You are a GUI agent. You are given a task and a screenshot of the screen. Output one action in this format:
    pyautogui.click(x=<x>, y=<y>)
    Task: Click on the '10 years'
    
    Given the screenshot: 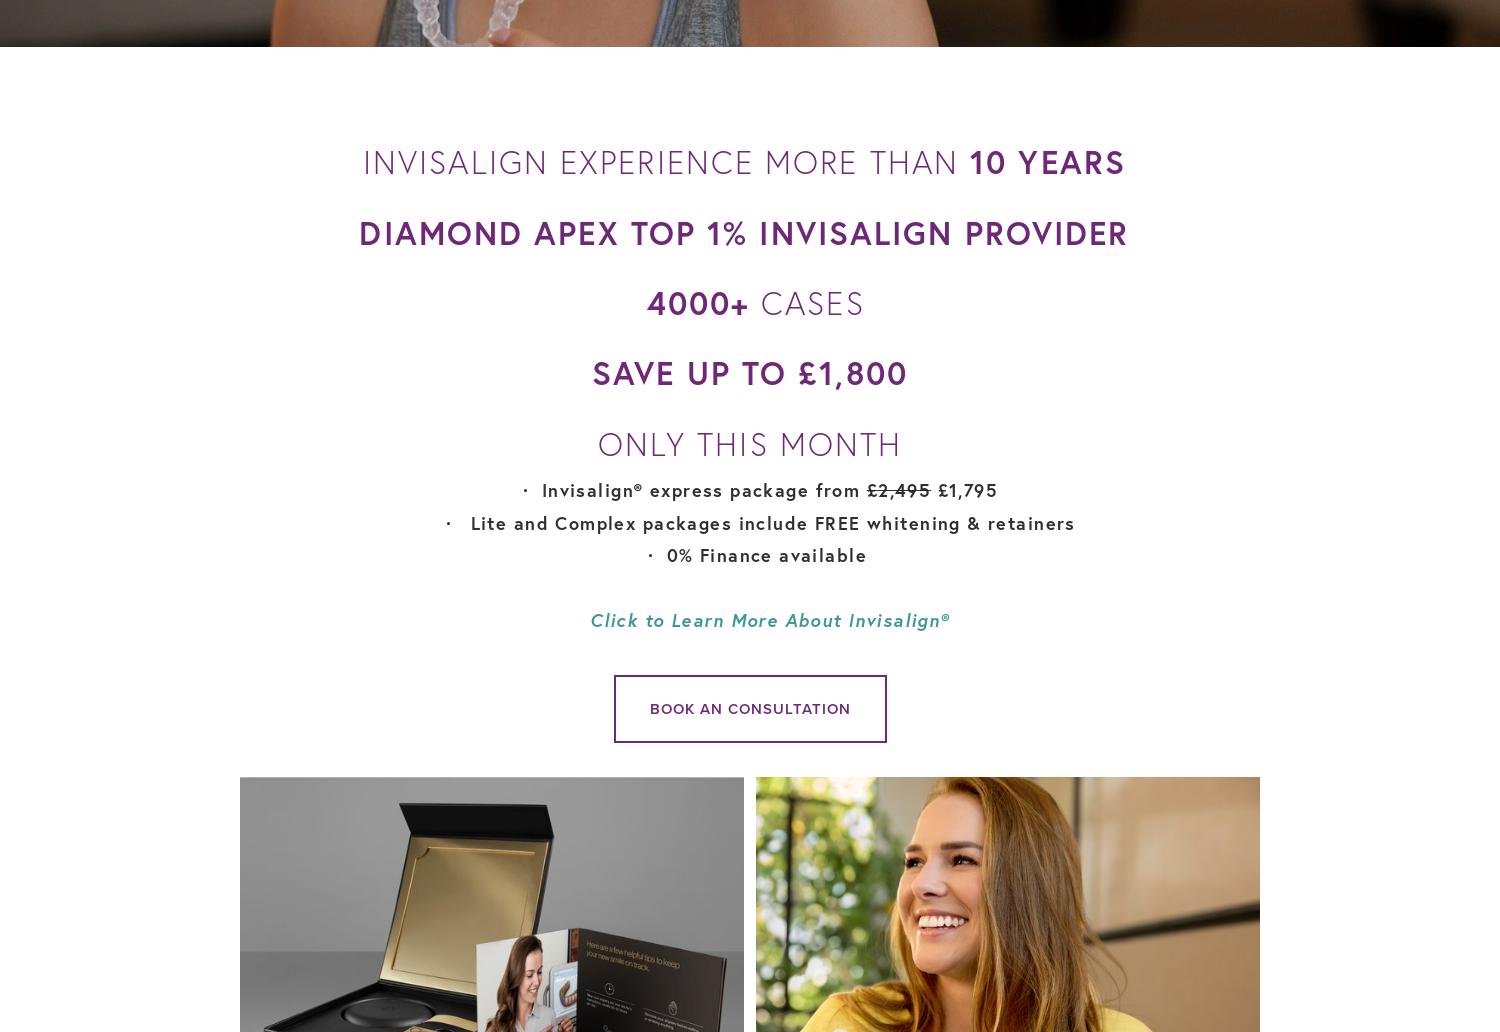 What is the action you would take?
    pyautogui.click(x=969, y=161)
    